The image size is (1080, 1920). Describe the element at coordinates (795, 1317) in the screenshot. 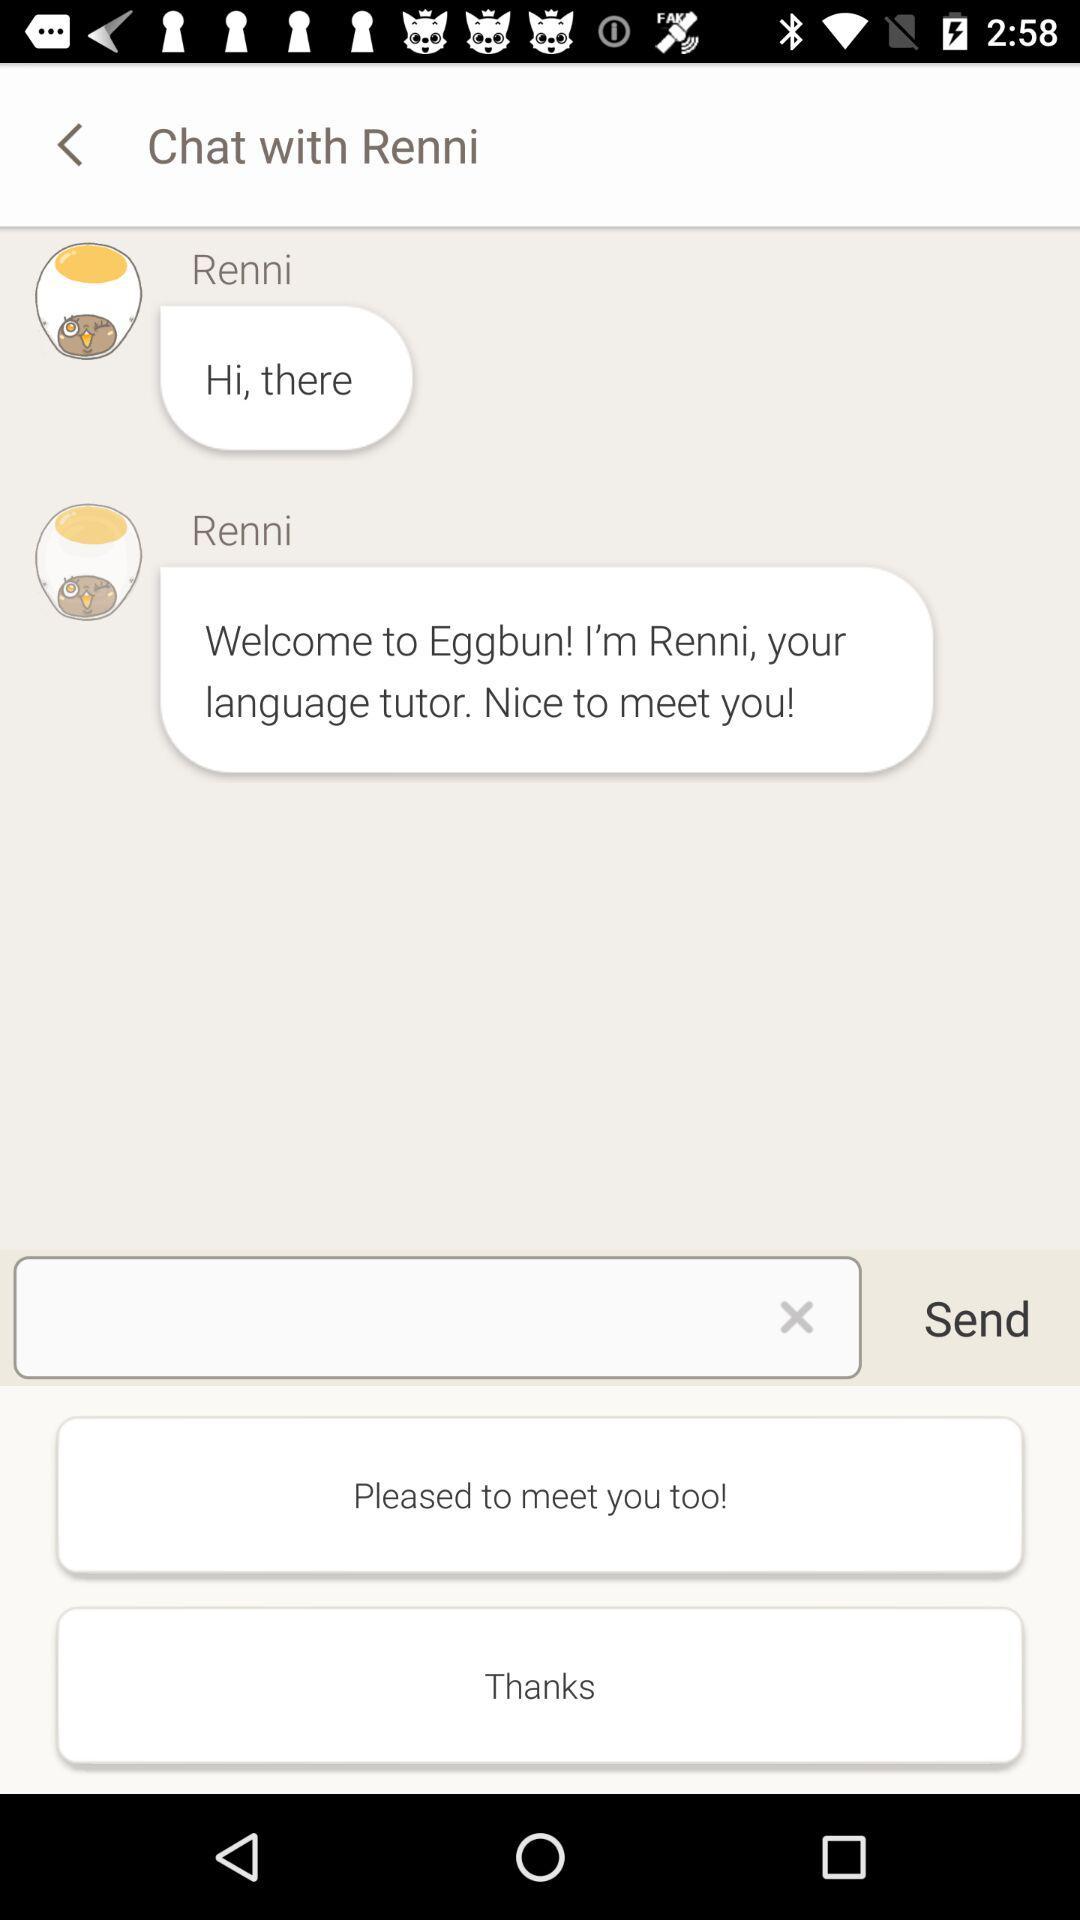

I see `the close icon` at that location.